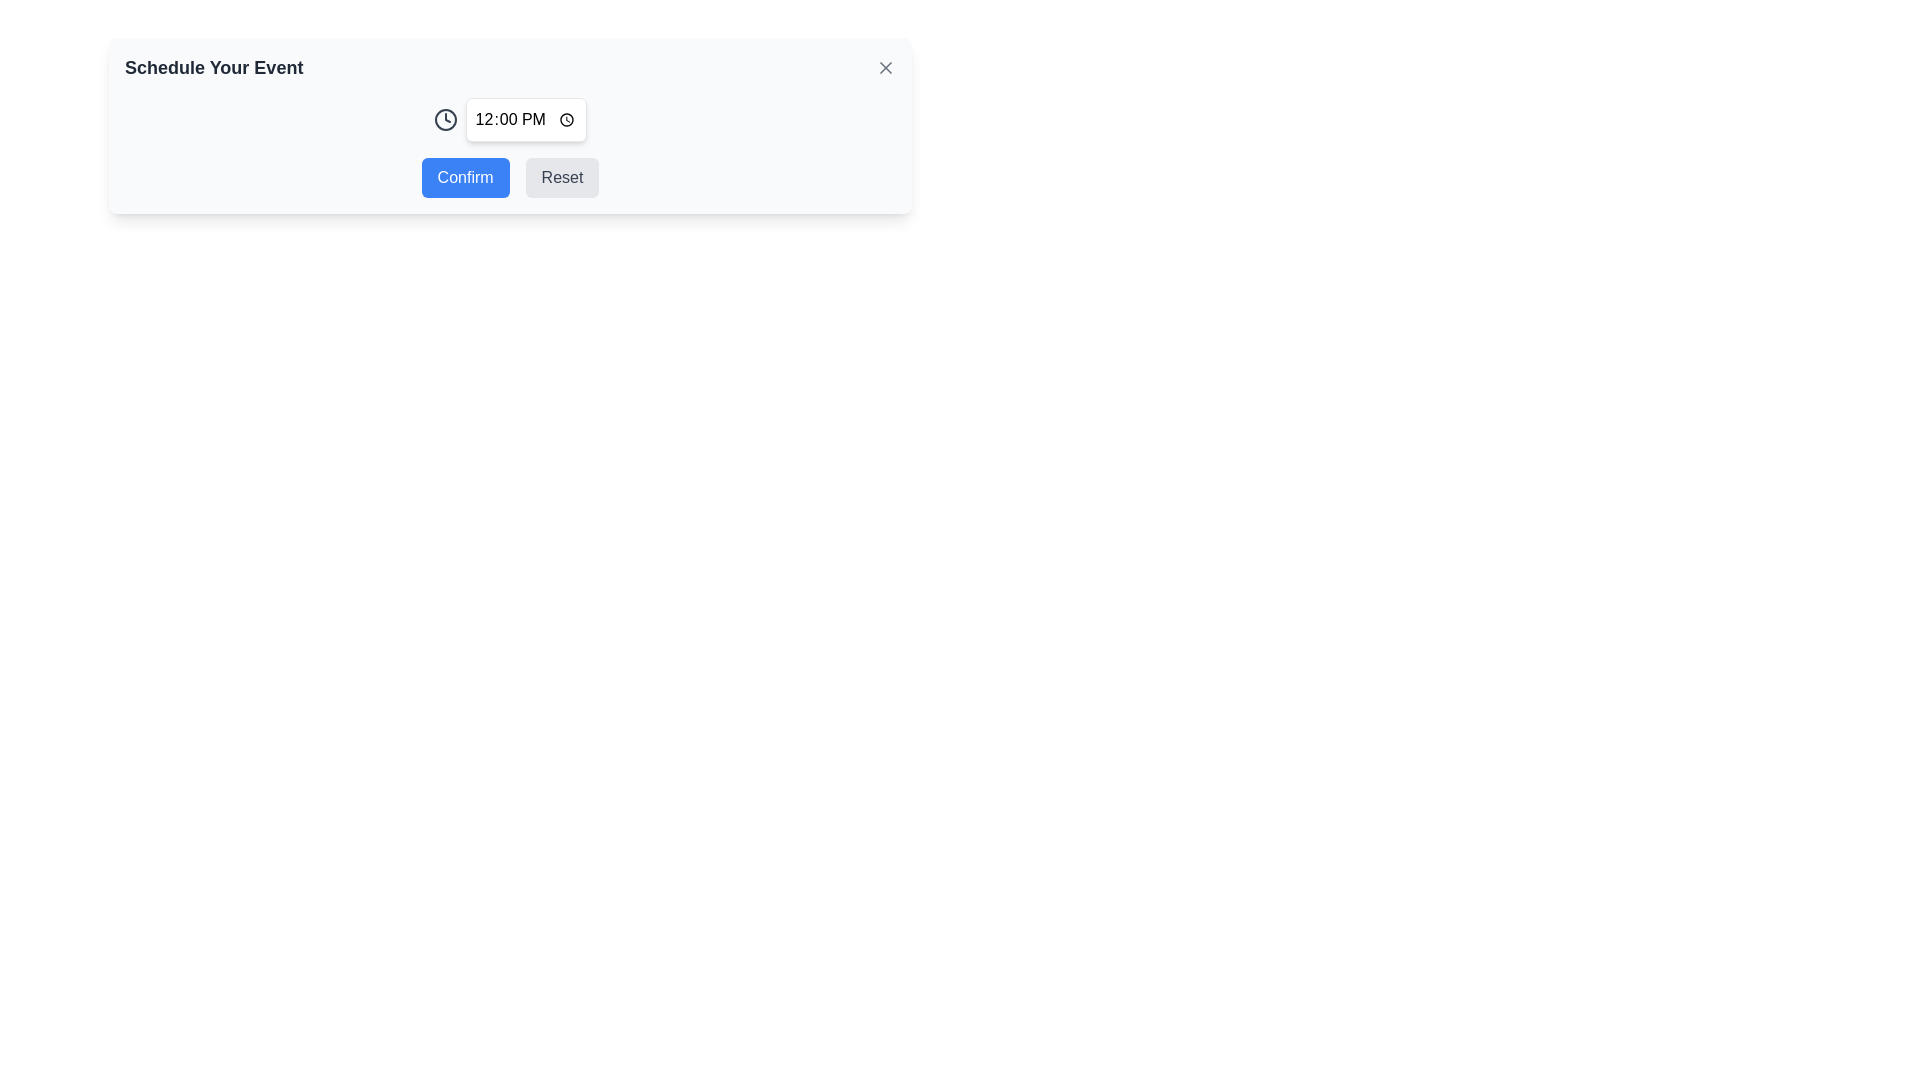 The image size is (1920, 1080). Describe the element at coordinates (510, 119) in the screenshot. I see `the time input field styled with a border and rounded corners, which contains the default value '12:00 PM'` at that location.